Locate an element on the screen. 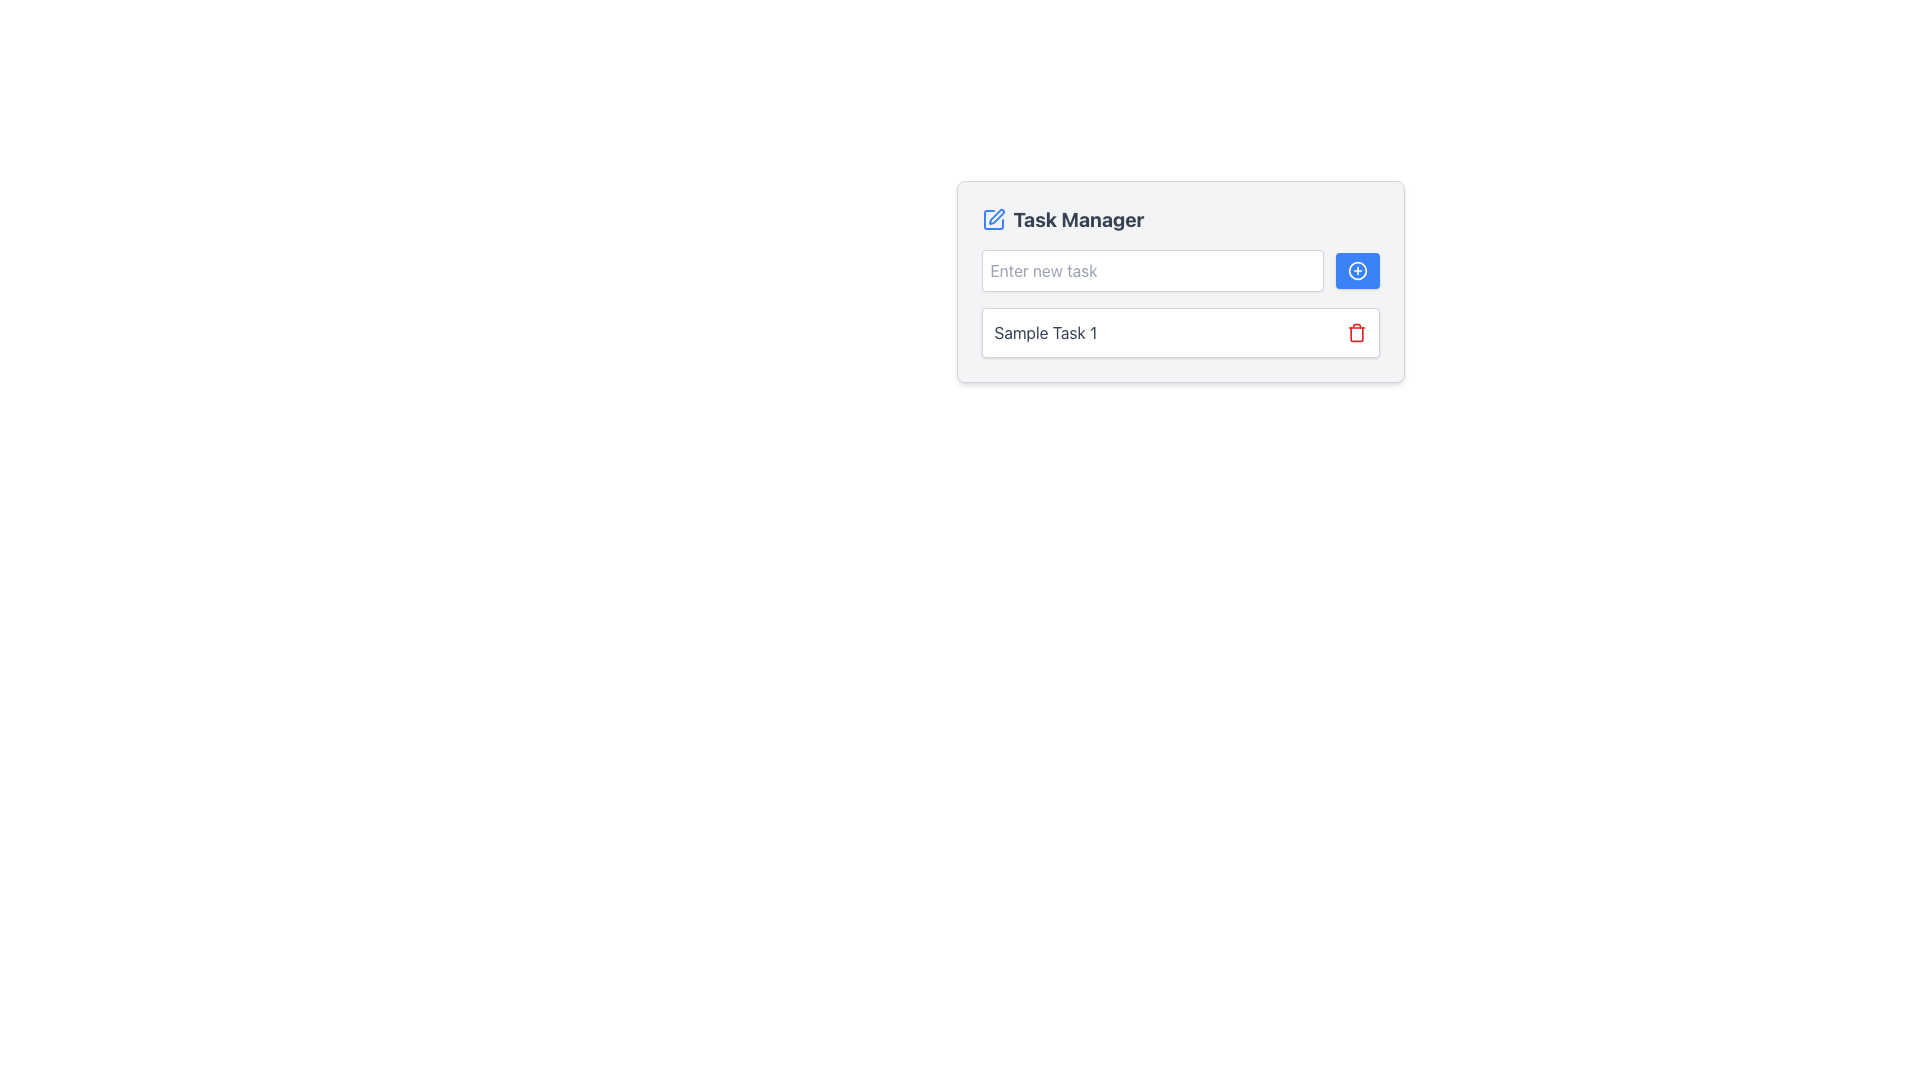 The height and width of the screenshot is (1080, 1920). the button located to the right of the 'Enter new task' input field is located at coordinates (1357, 270).